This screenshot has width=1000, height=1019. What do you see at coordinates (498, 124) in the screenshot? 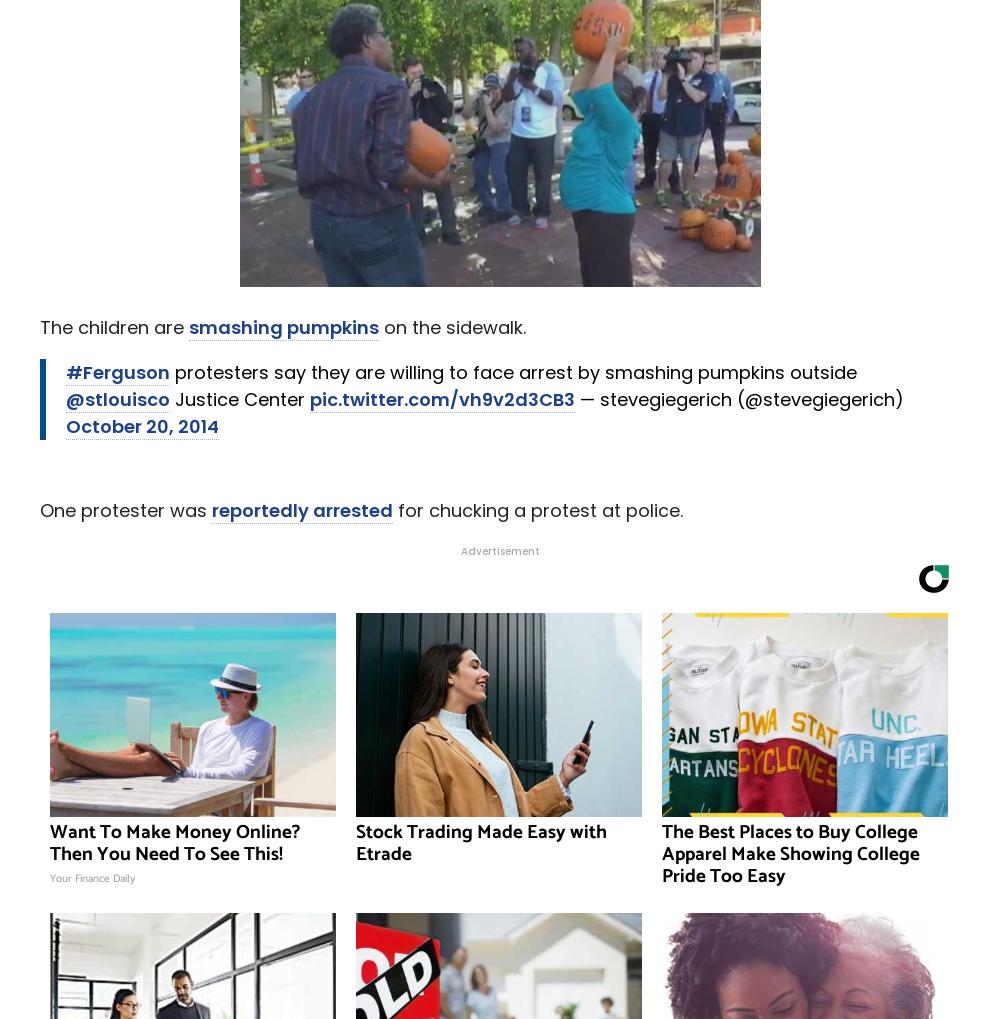
I see `'TGP Stats'` at bounding box center [498, 124].